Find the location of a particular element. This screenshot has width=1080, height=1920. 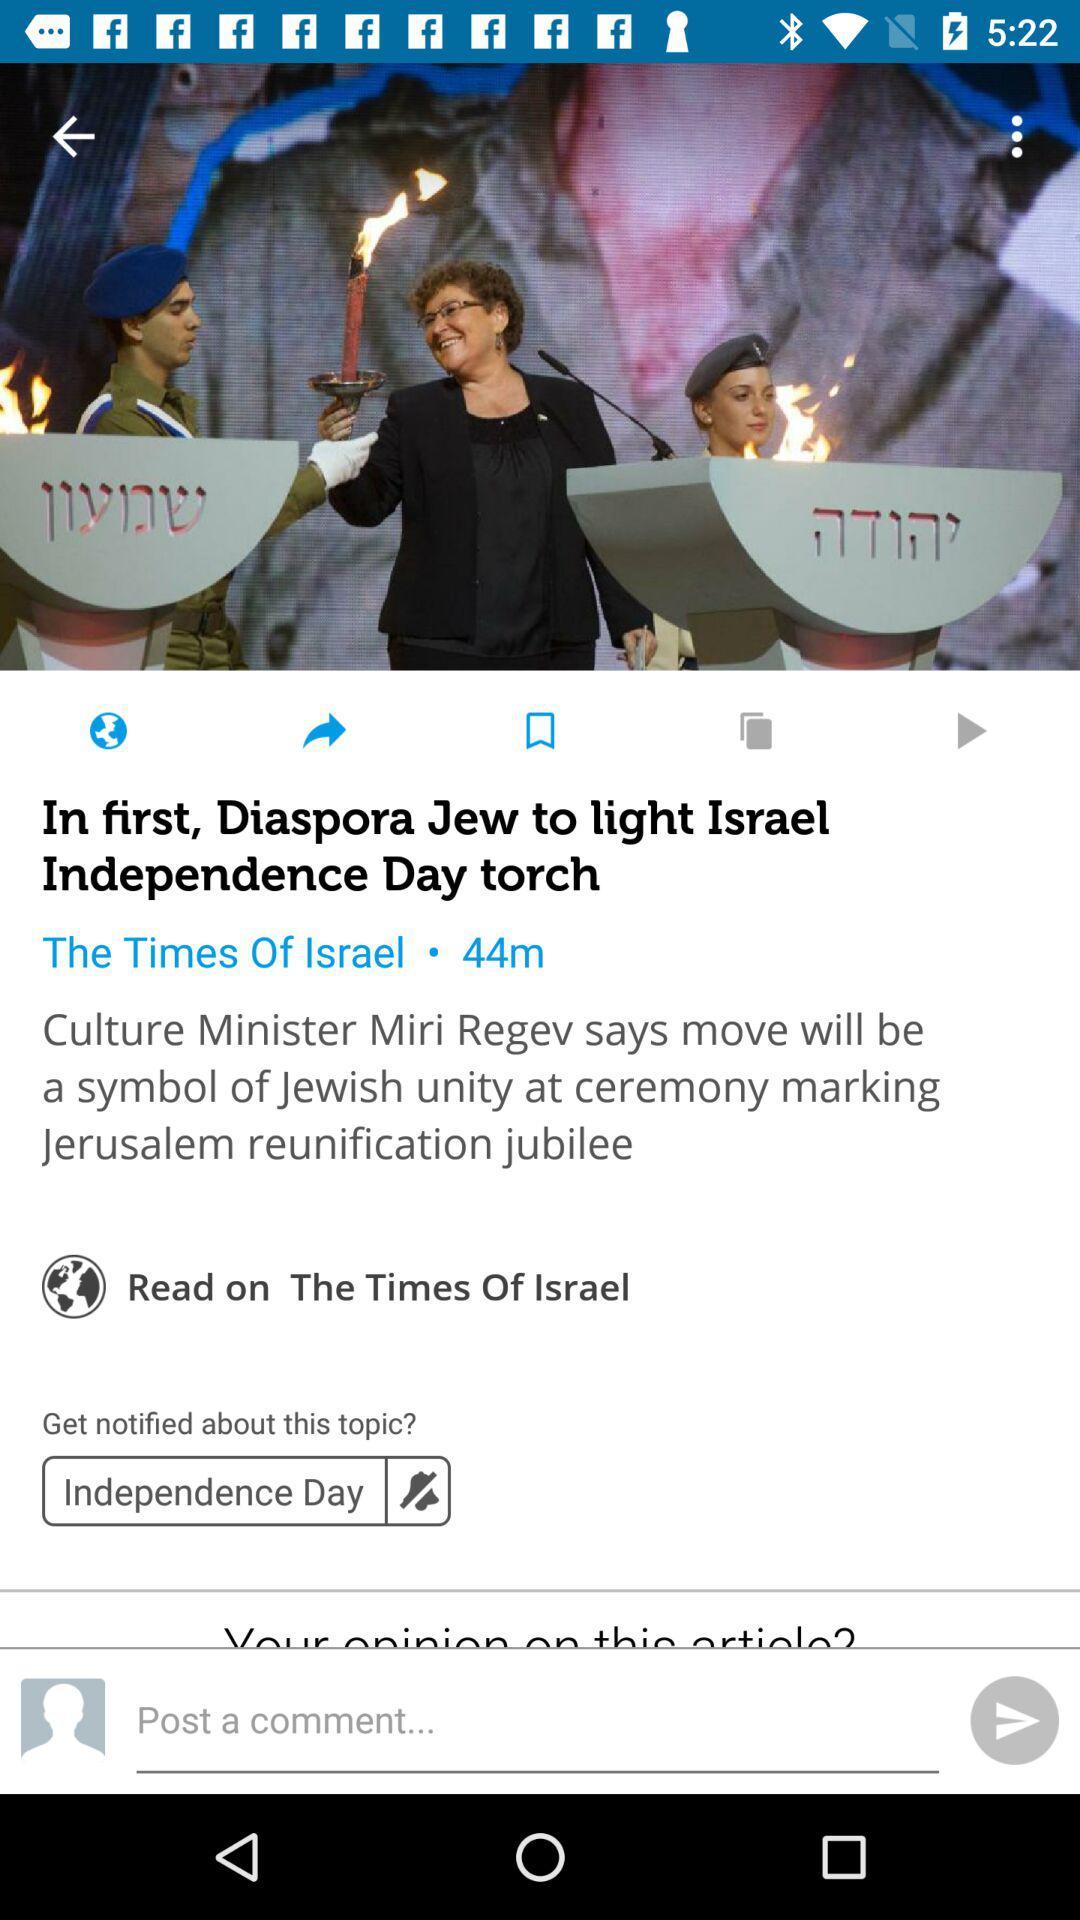

the send icon is located at coordinates (1014, 1719).